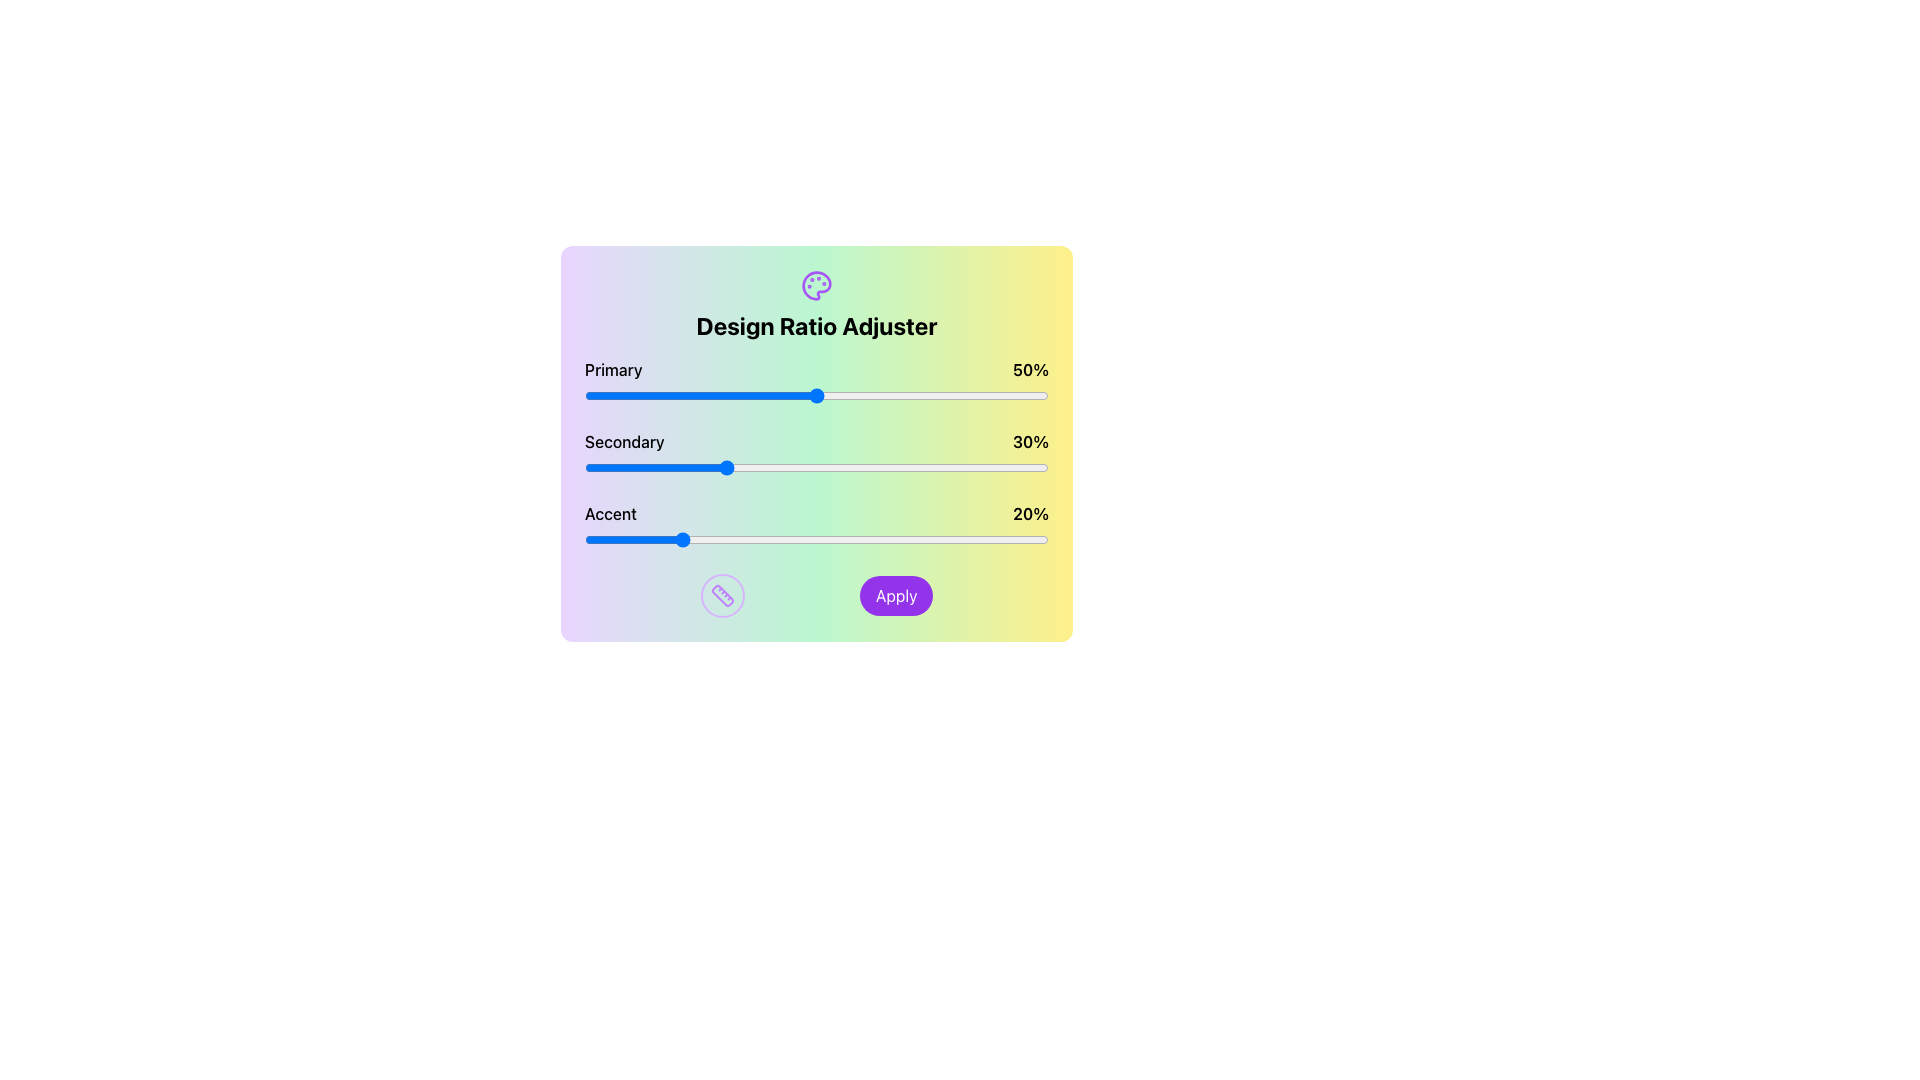  Describe the element at coordinates (721, 595) in the screenshot. I see `the circular icon with a purple ruler graphic, positioned to the left of the 'Apply' button` at that location.